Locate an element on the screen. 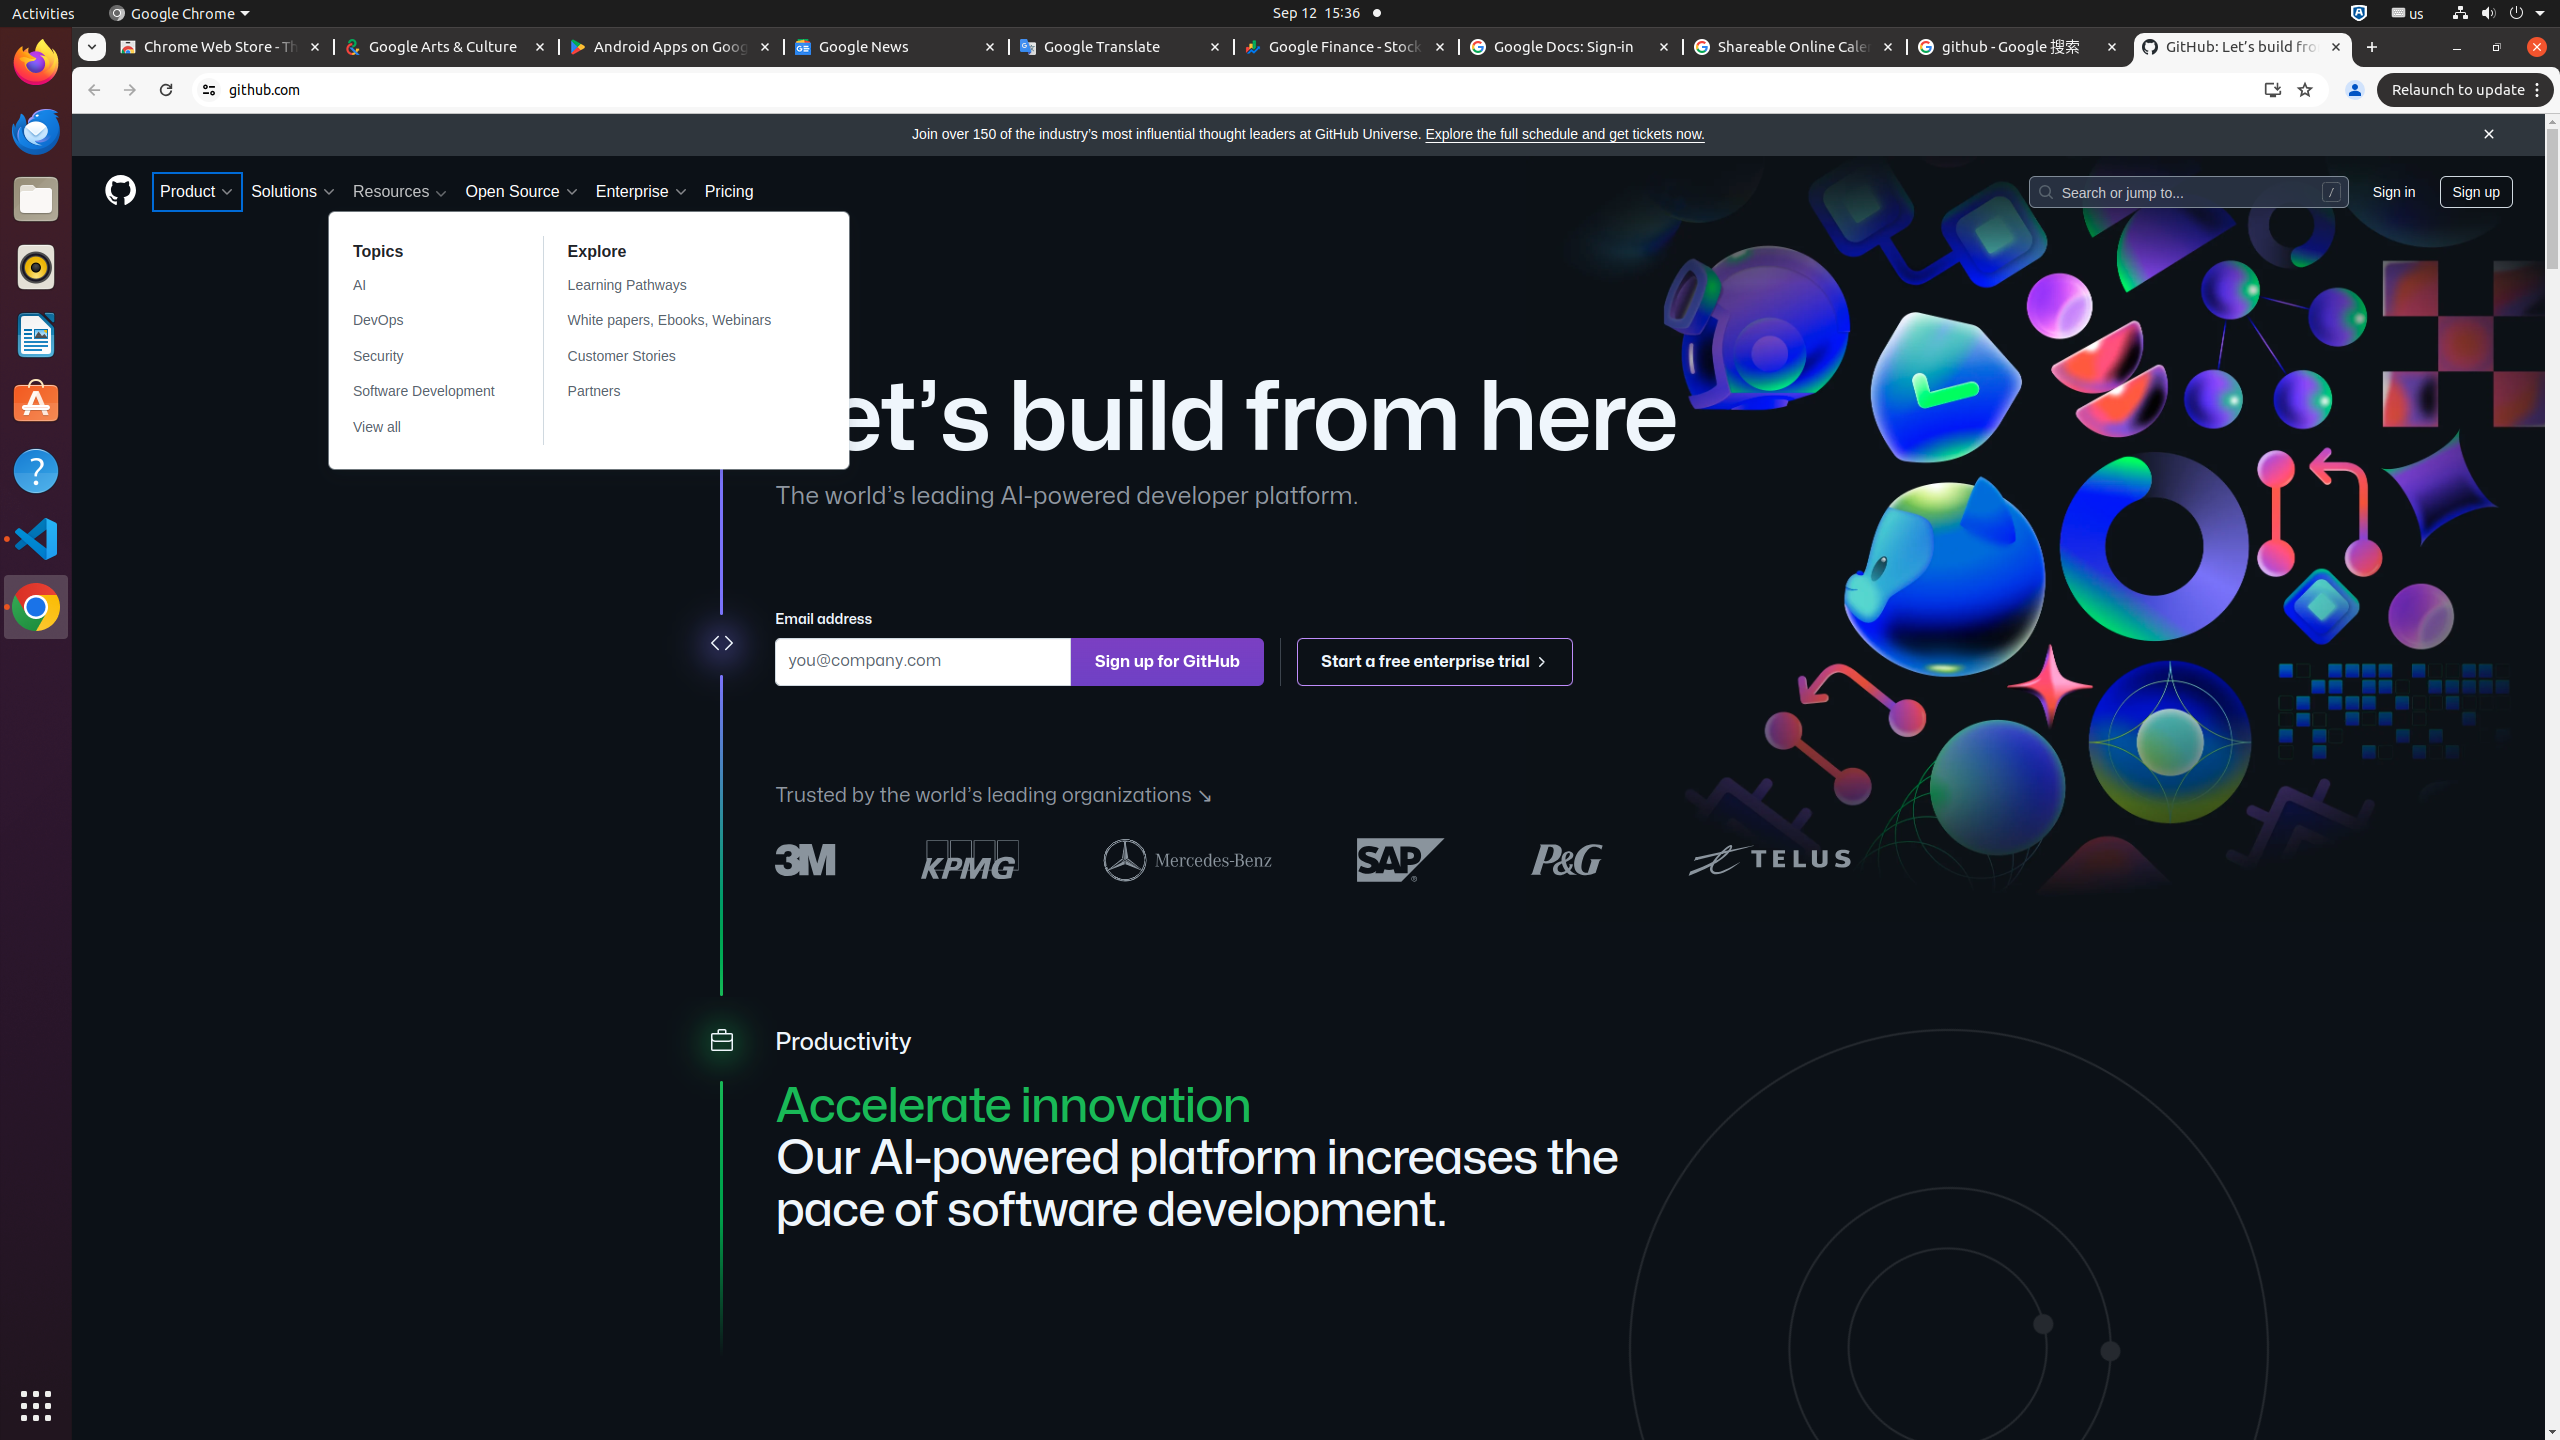 The height and width of the screenshot is (1440, 2560). 'Android Apps on Google Play - Memory usage - 52.4 MB' is located at coordinates (670, 46).